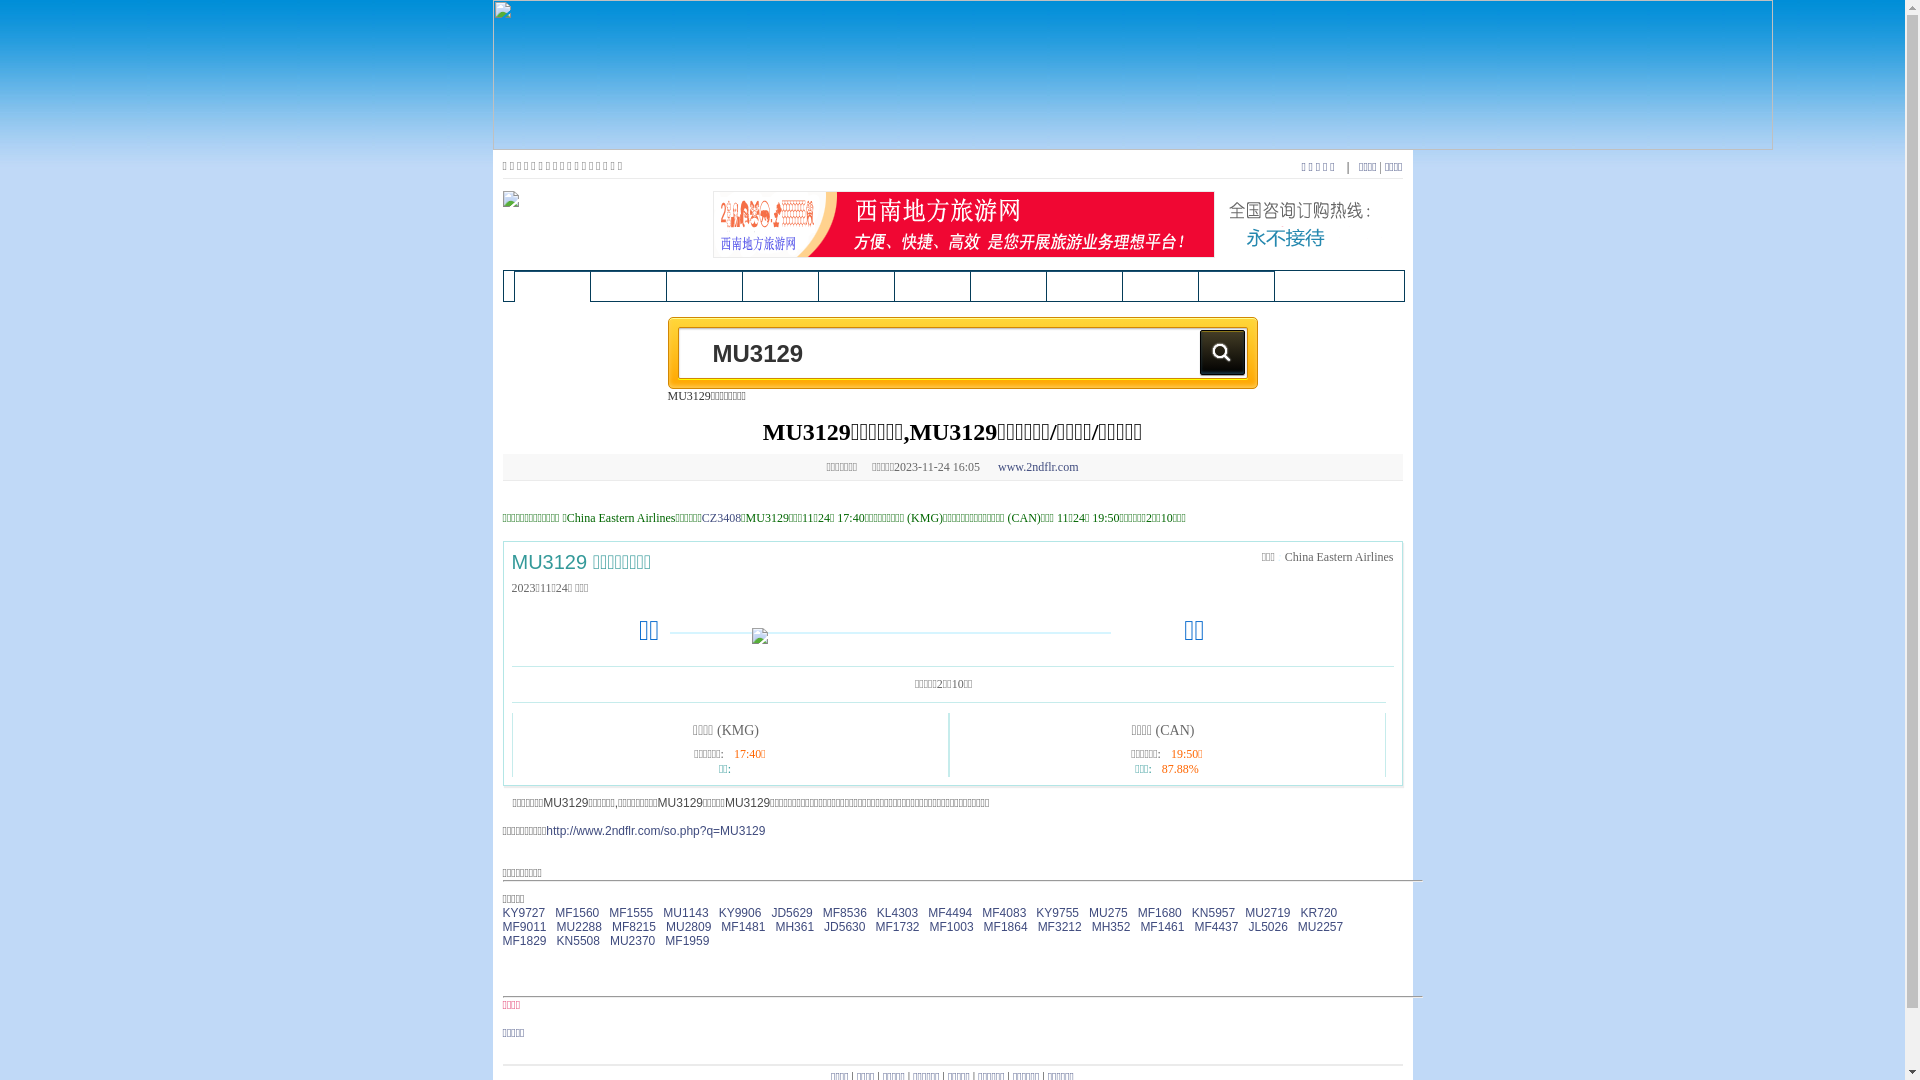 The height and width of the screenshot is (1080, 1920). I want to click on 'MF9011', so click(523, 926).